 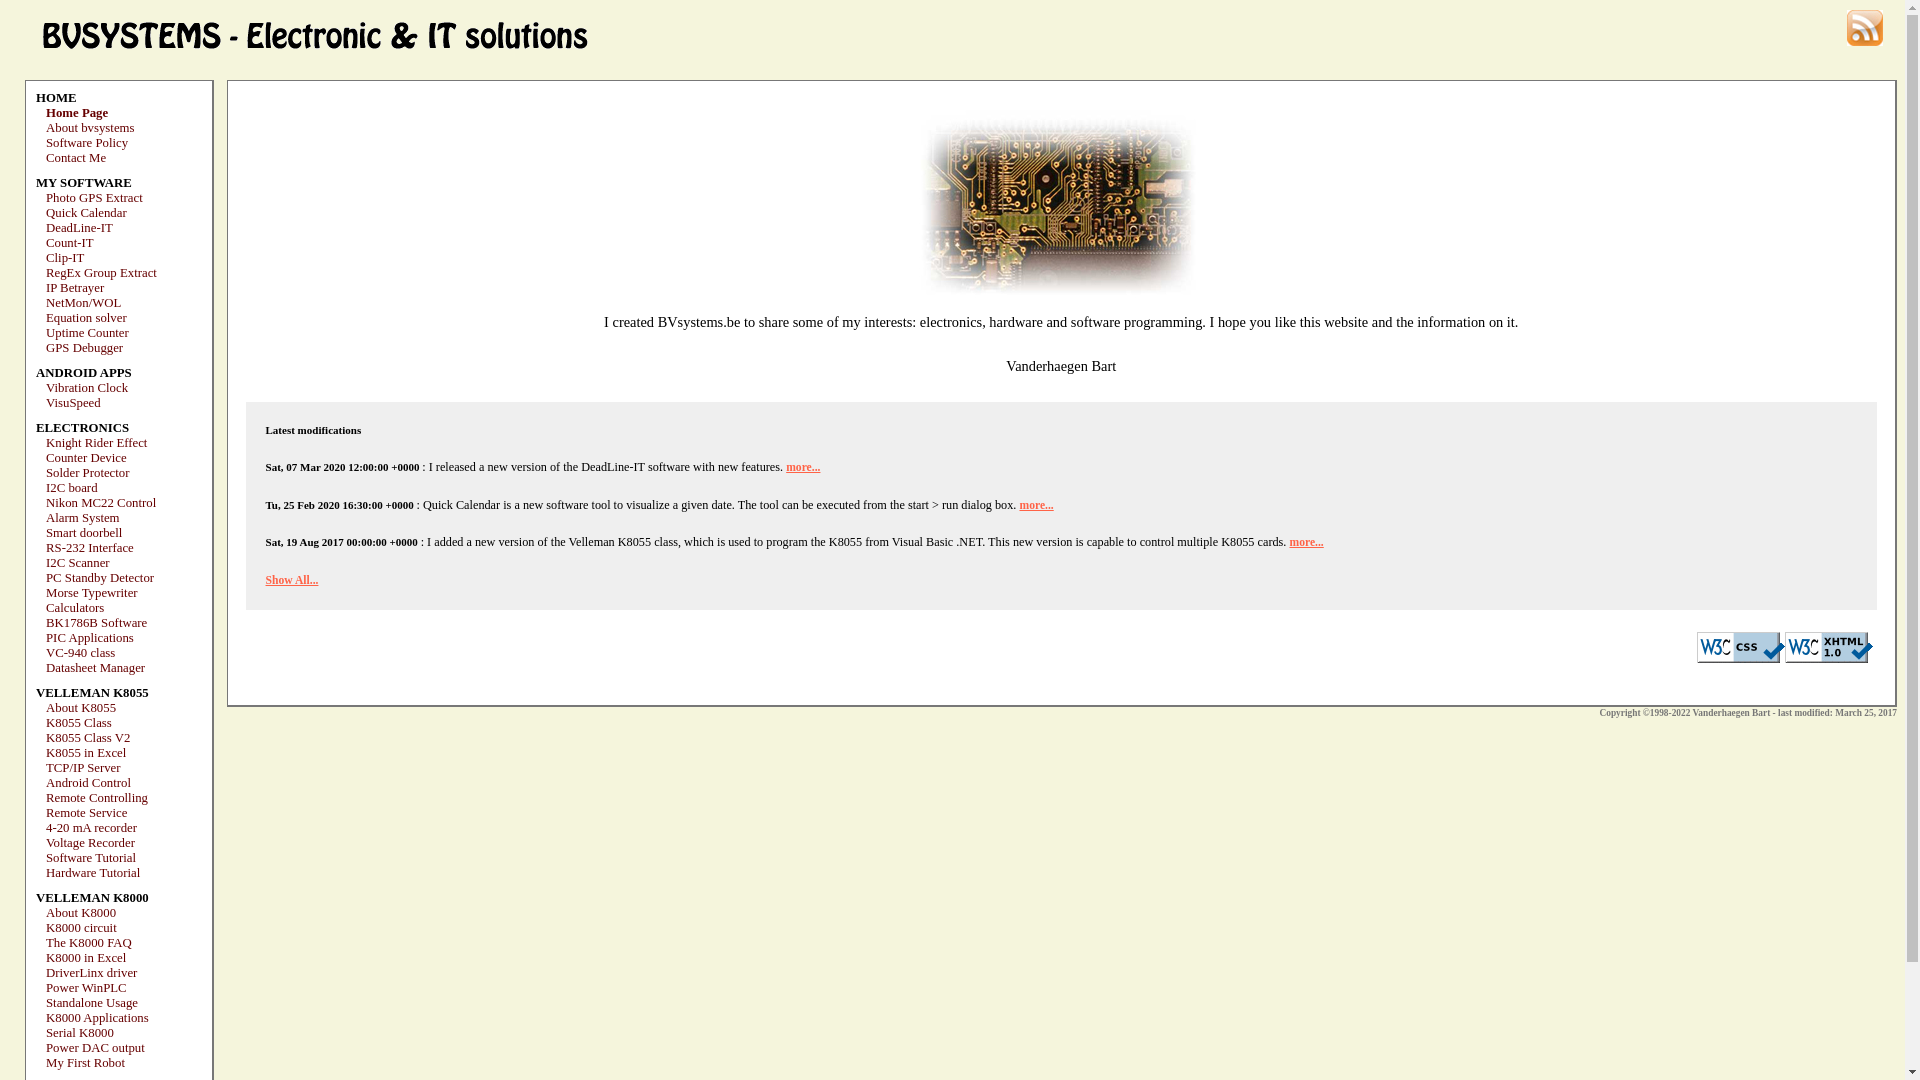 What do you see at coordinates (46, 257) in the screenshot?
I see `'Clip-IT'` at bounding box center [46, 257].